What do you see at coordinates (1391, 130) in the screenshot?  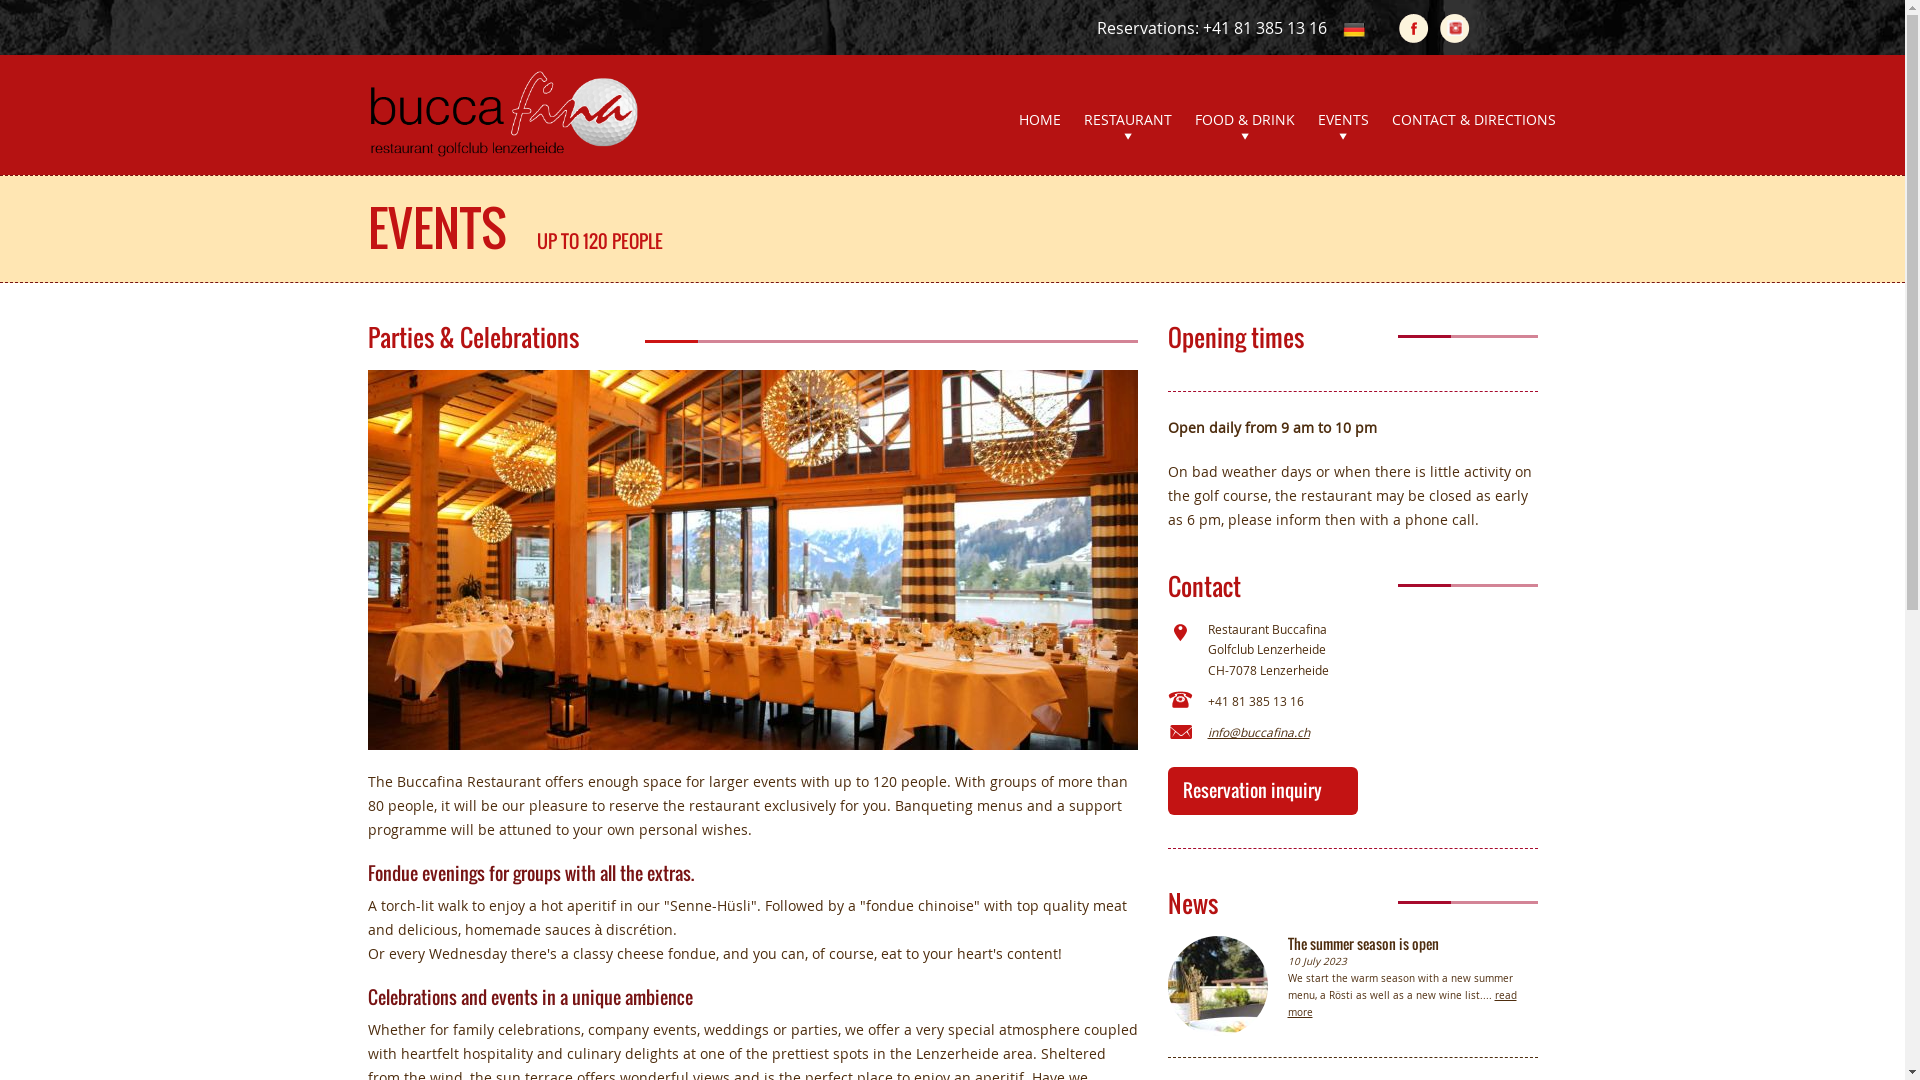 I see `'CONTACT & DIRECTIONS'` at bounding box center [1391, 130].